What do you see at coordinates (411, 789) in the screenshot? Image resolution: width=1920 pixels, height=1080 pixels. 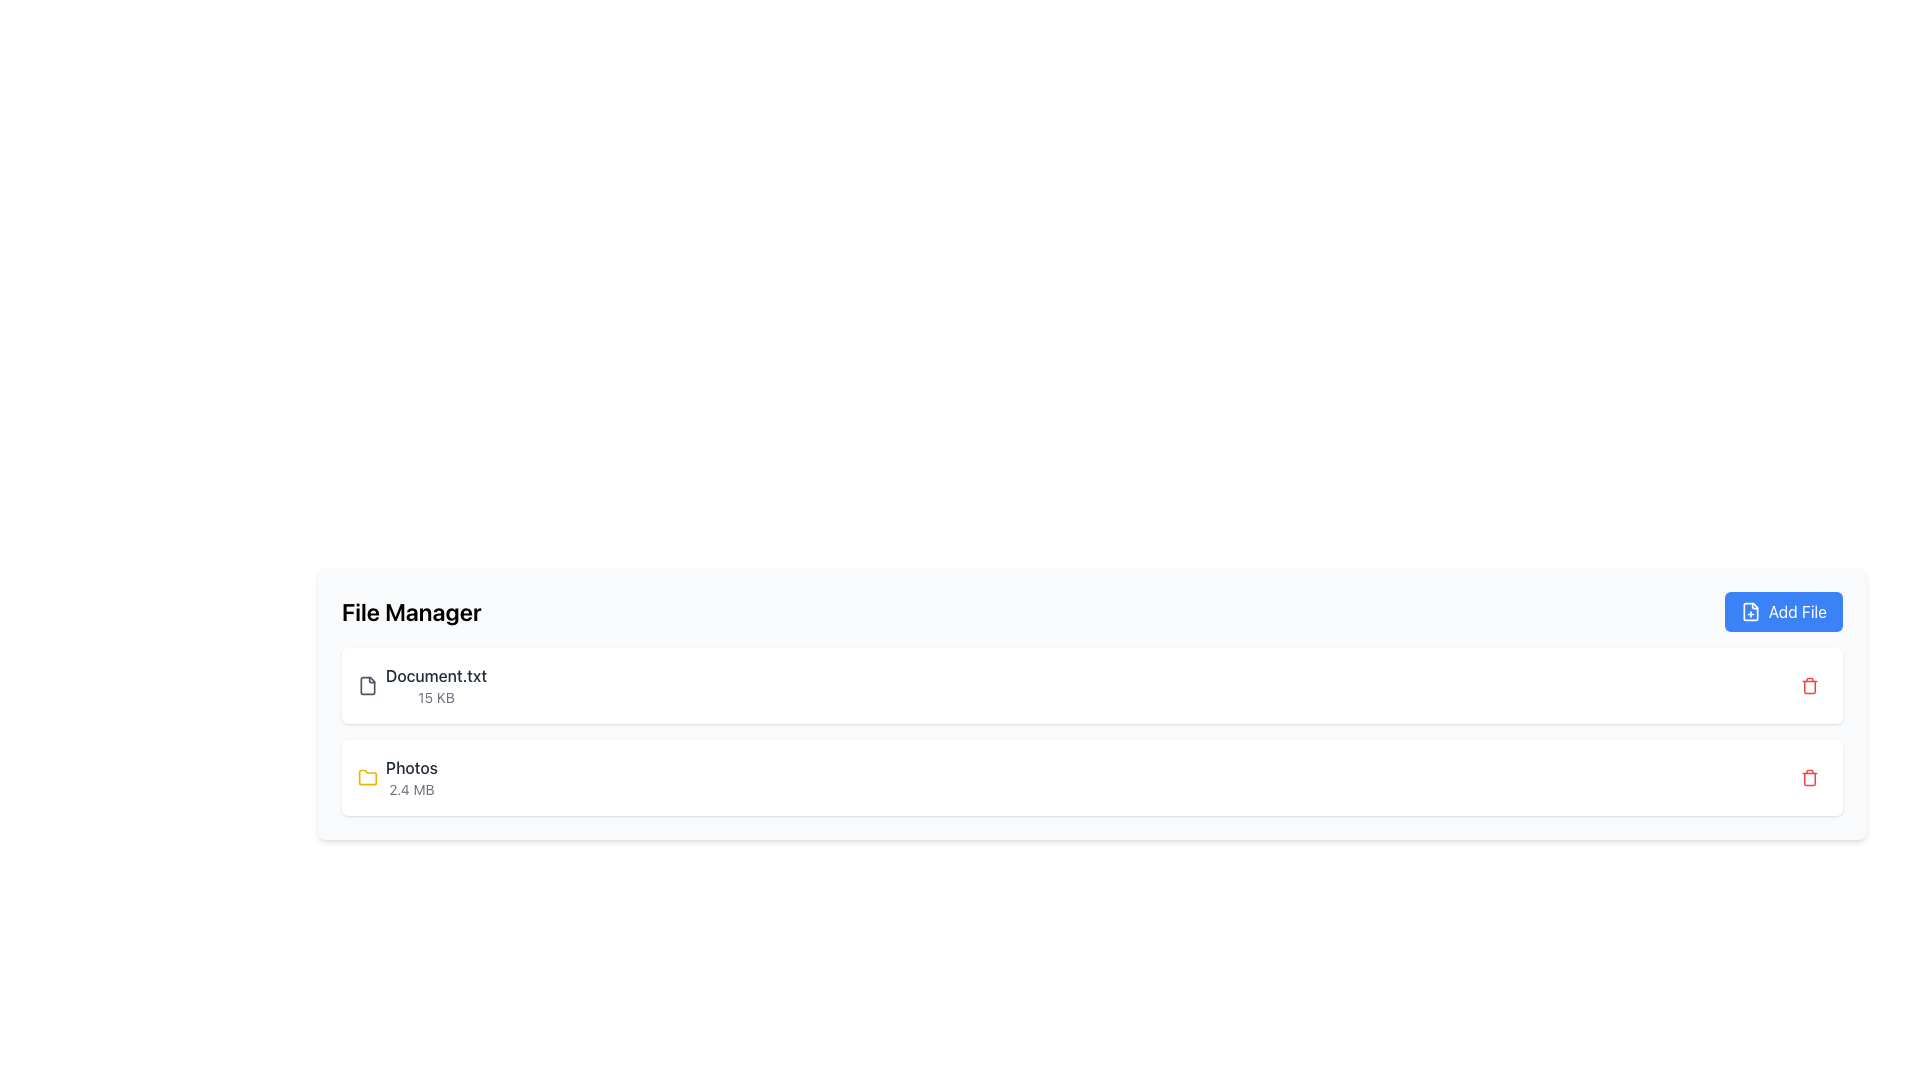 I see `the static informational text element displaying '2.4 MB', which is positioned directly beneath the 'Photos' label in the file manager section` at bounding box center [411, 789].